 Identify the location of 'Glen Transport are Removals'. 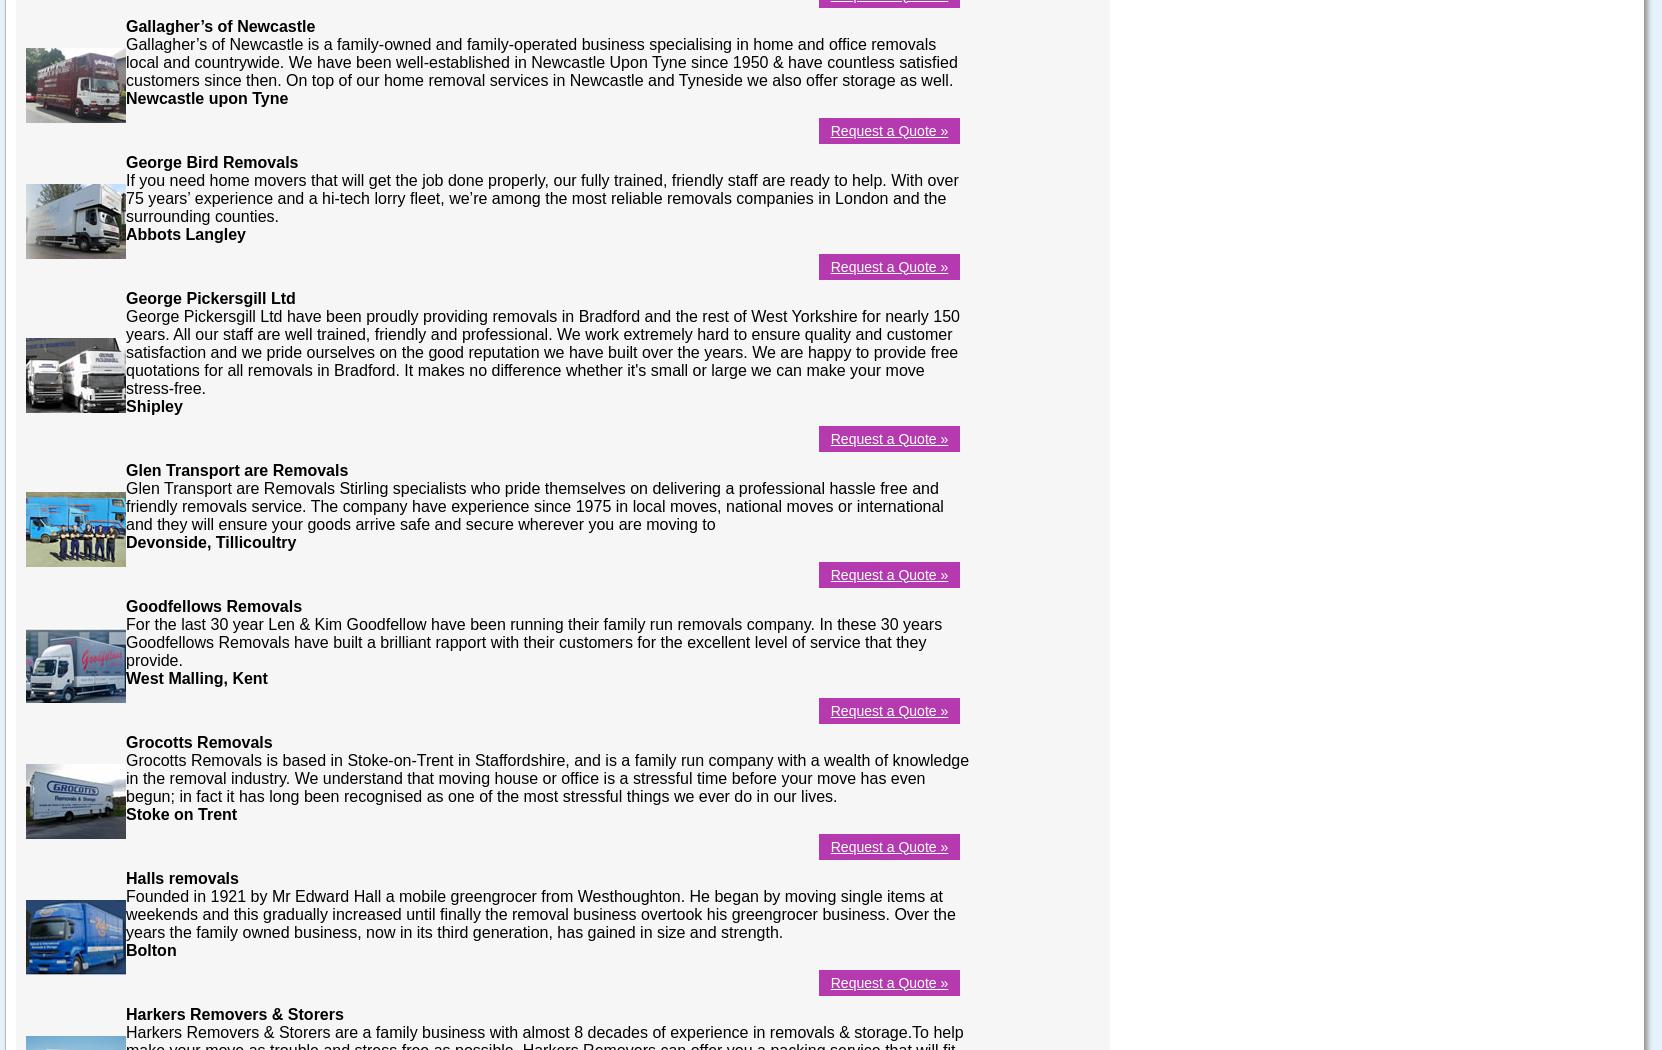
(236, 469).